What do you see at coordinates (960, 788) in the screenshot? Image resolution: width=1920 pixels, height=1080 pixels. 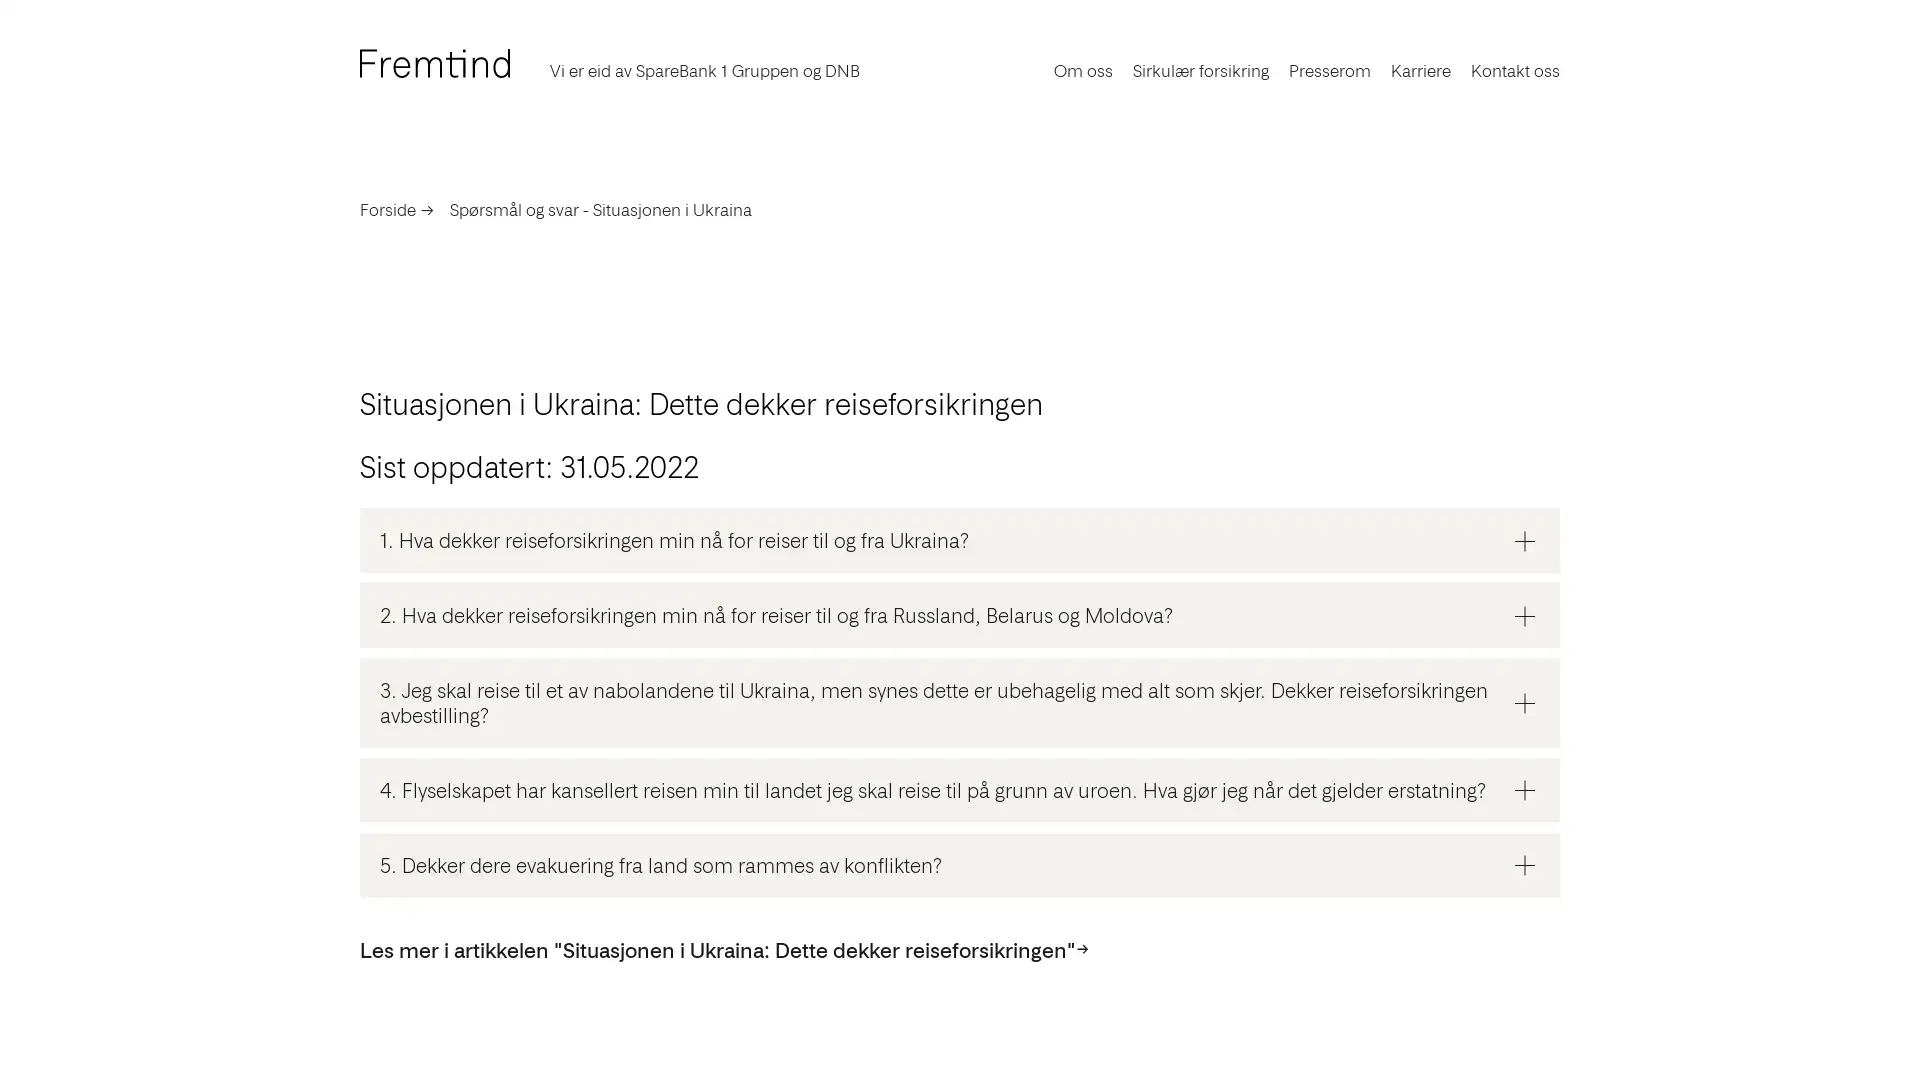 I see `4. Flyselskapet har kansellert reisen min til landet jeg skal reise til pa grunn av uroen. Hva gjr jeg nar det gjelder erstatning?` at bounding box center [960, 788].